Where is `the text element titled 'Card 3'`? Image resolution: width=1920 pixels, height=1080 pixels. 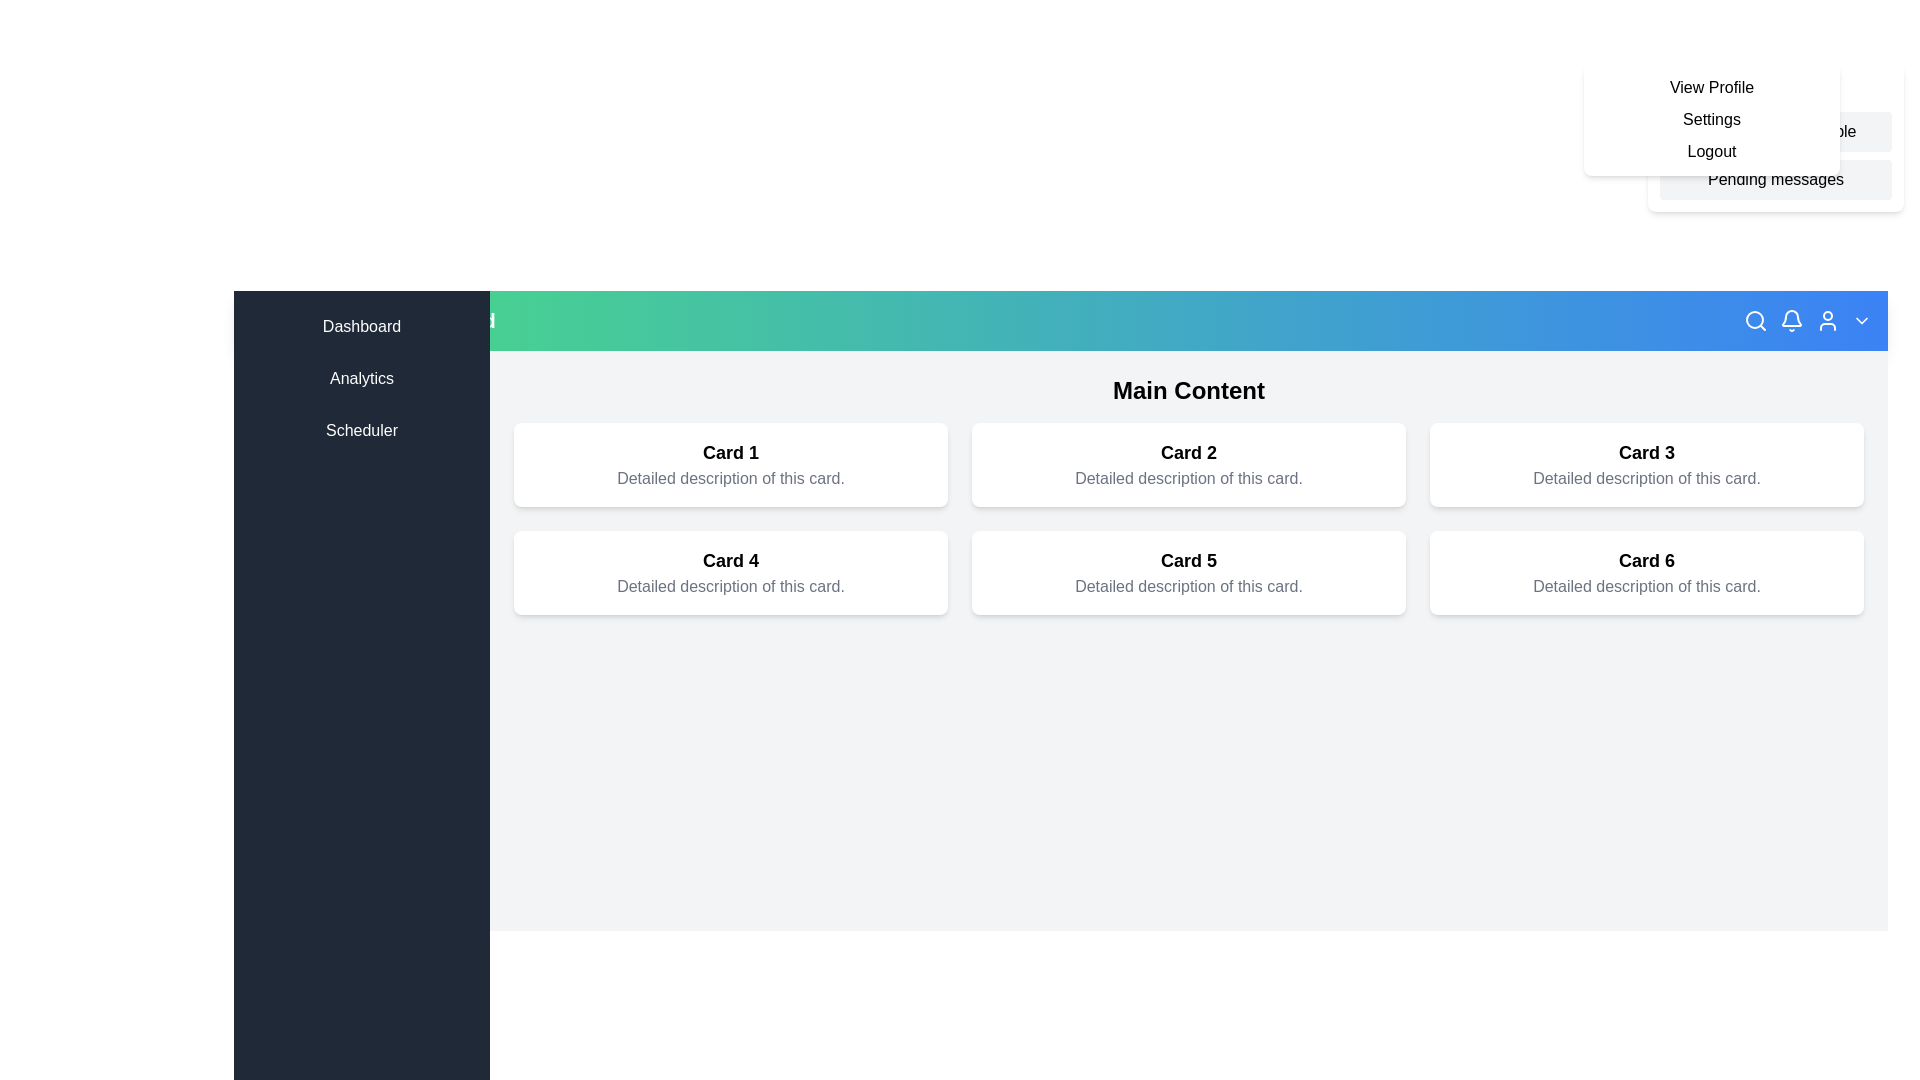 the text element titled 'Card 3' is located at coordinates (1646, 452).